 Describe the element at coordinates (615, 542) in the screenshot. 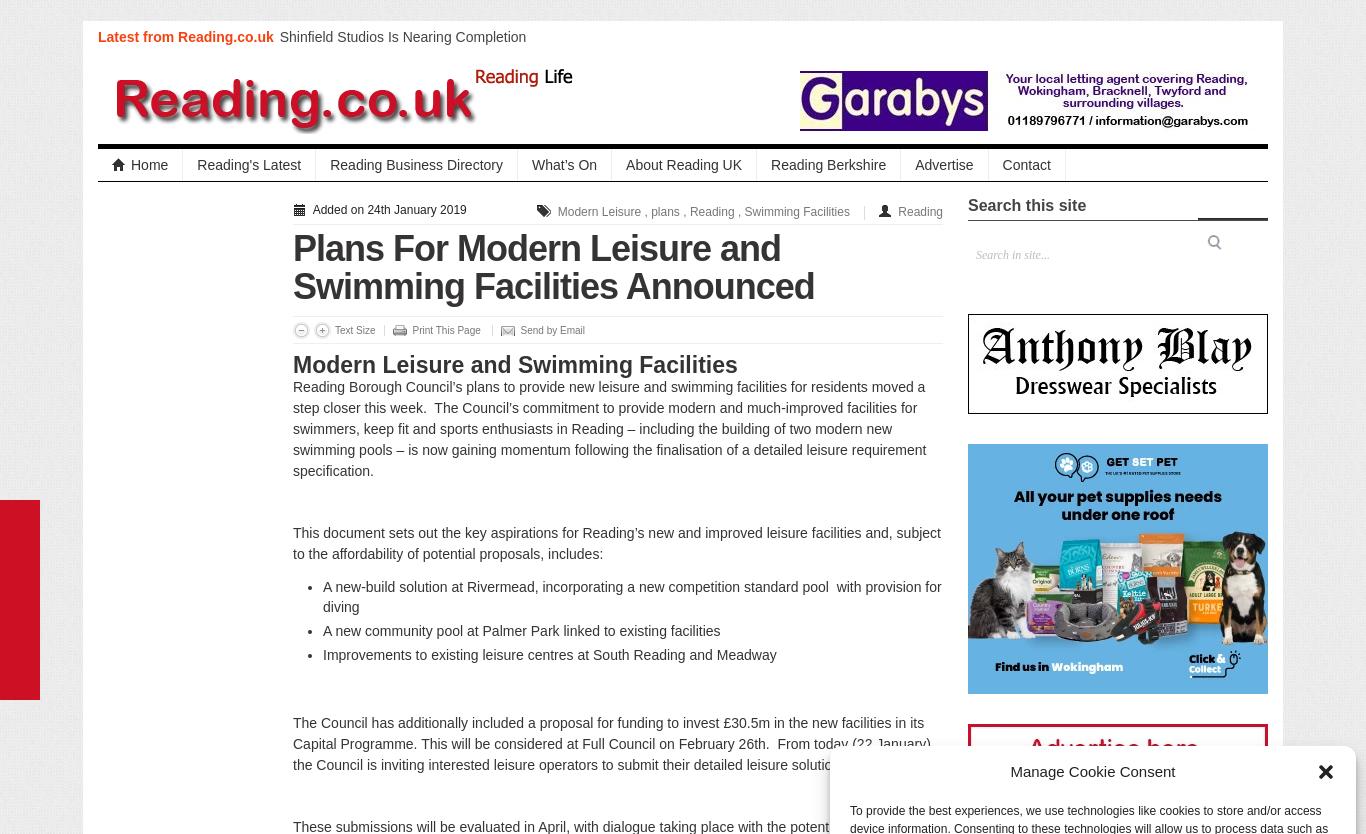

I see `'This document sets out the key aspirations for Reading’s new and improved leisure facilities and, subject to the affordability of potential proposals, includes:'` at that location.